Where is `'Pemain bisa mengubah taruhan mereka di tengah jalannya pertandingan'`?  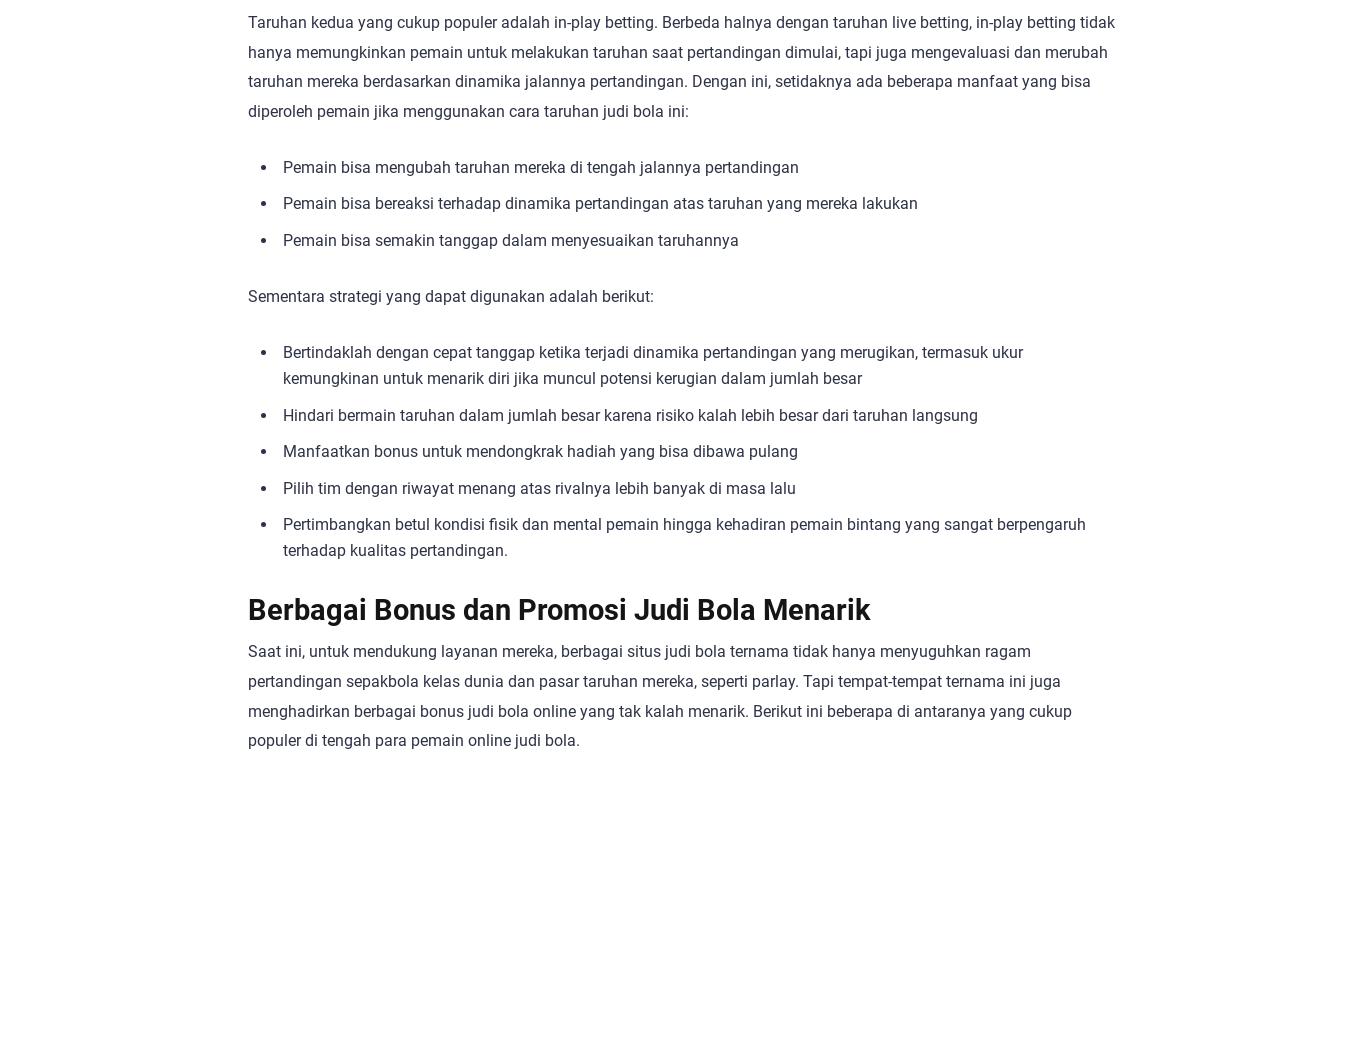 'Pemain bisa mengubah taruhan mereka di tengah jalannya pertandingan' is located at coordinates (540, 165).